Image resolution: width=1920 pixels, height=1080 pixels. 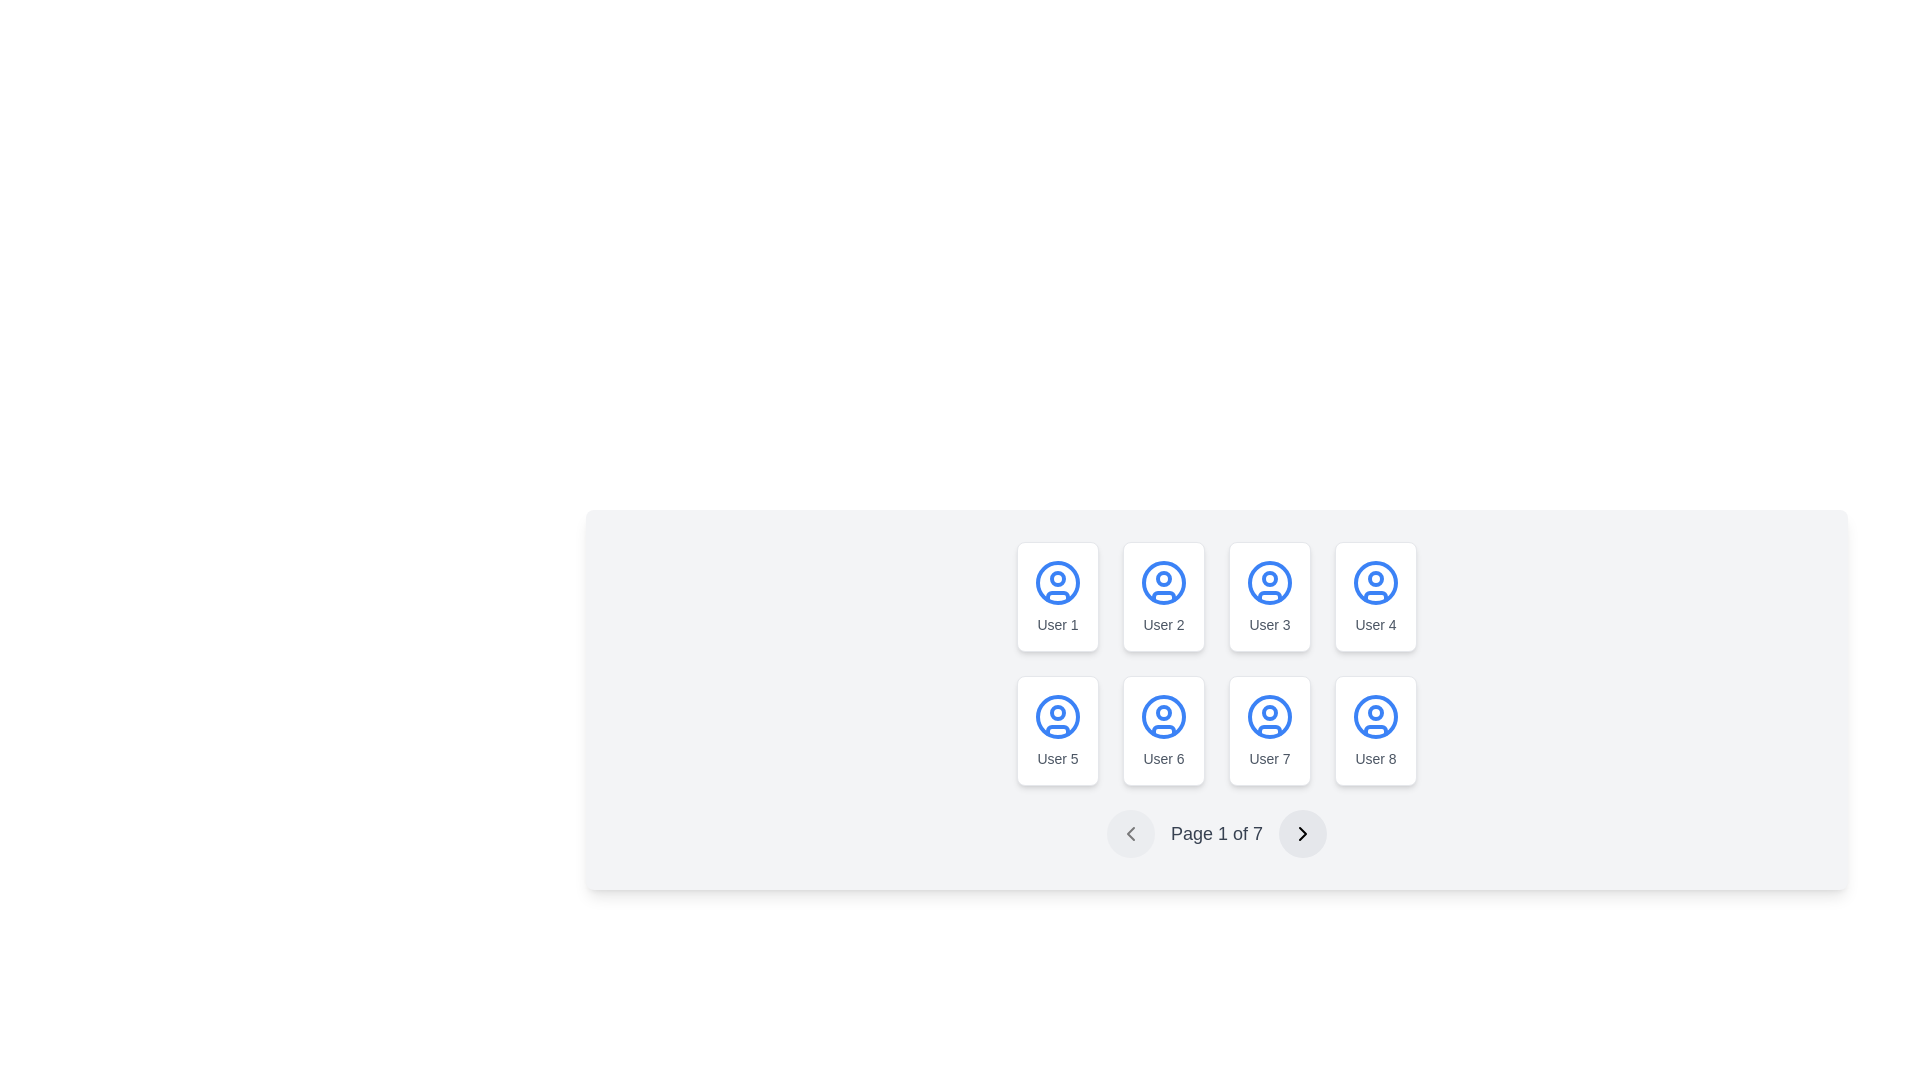 I want to click on the Card element representing 'User 6', which features a blue outlined user icon and the label 'User 6' in gray font, located in the second row and second column of a 4x2 grid, so click(x=1163, y=731).